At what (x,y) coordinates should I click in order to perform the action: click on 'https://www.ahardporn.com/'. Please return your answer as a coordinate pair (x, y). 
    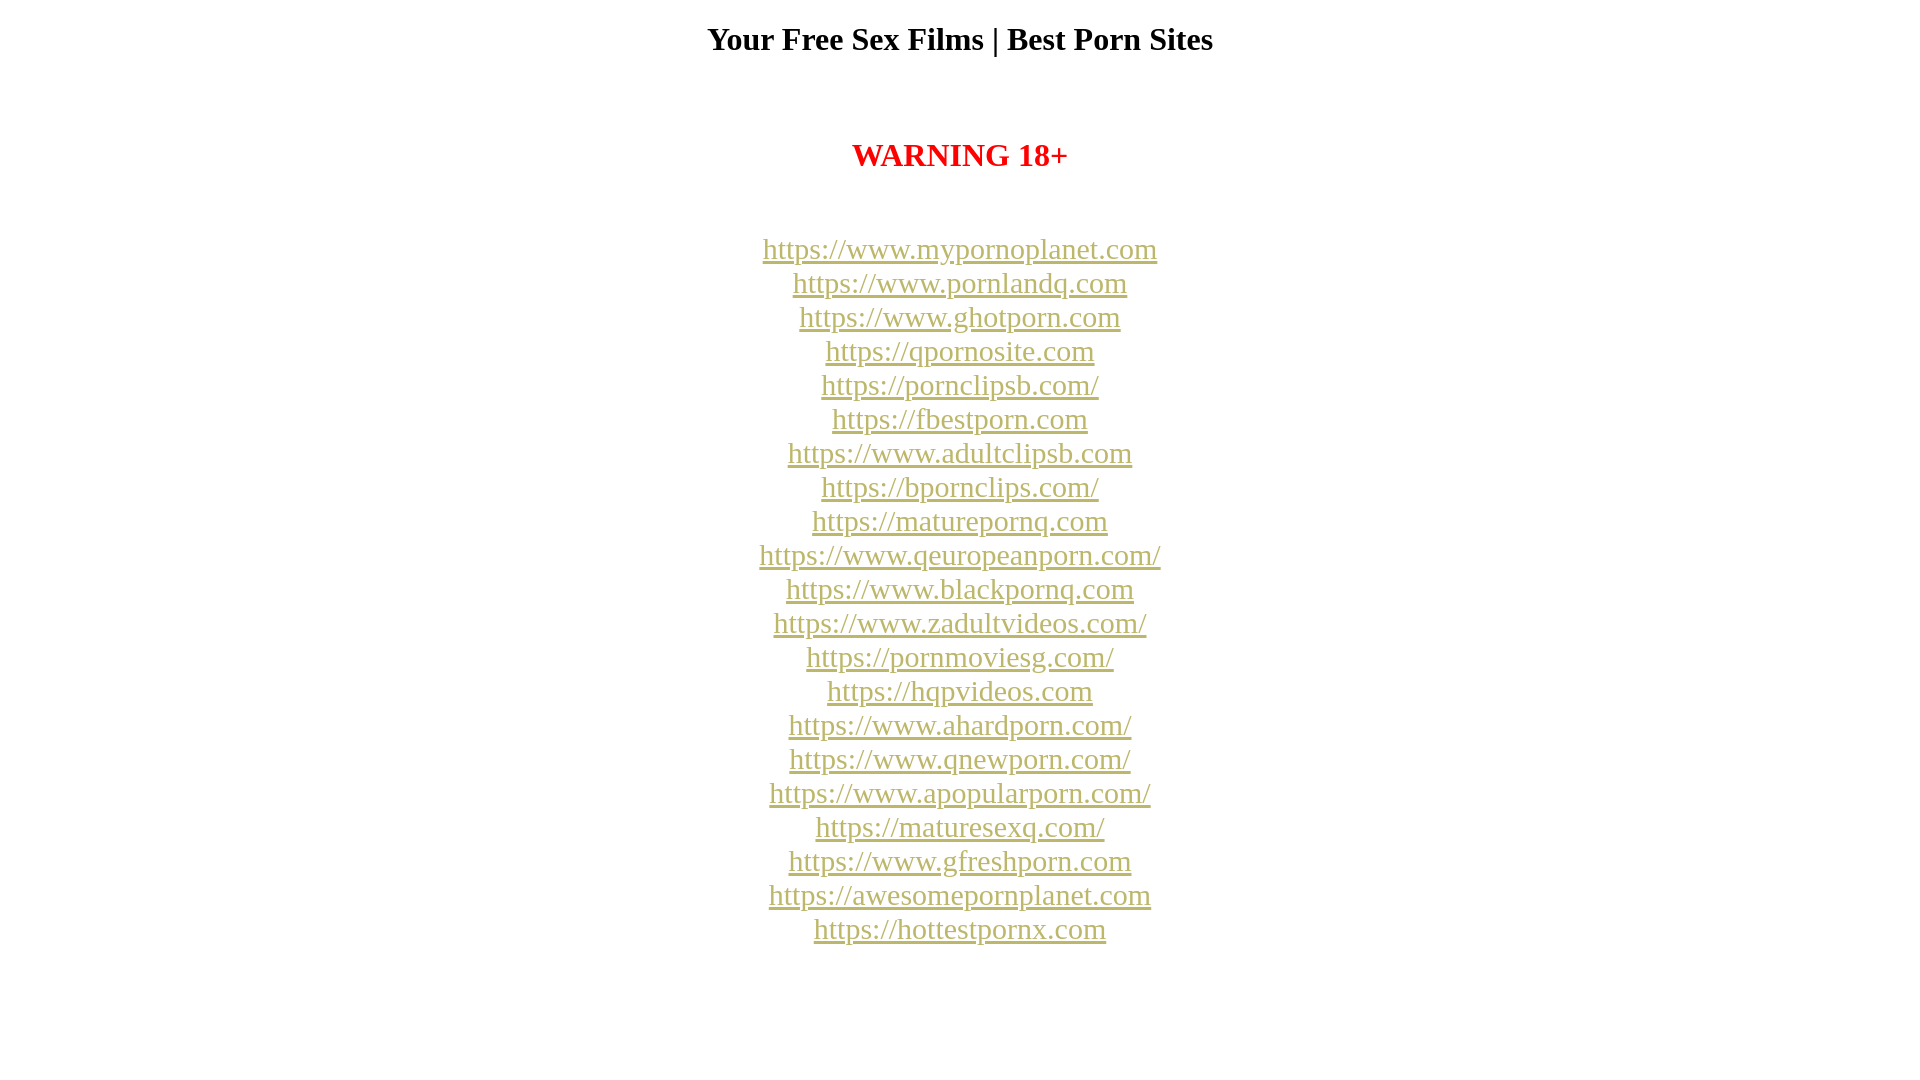
    Looking at the image, I should click on (958, 724).